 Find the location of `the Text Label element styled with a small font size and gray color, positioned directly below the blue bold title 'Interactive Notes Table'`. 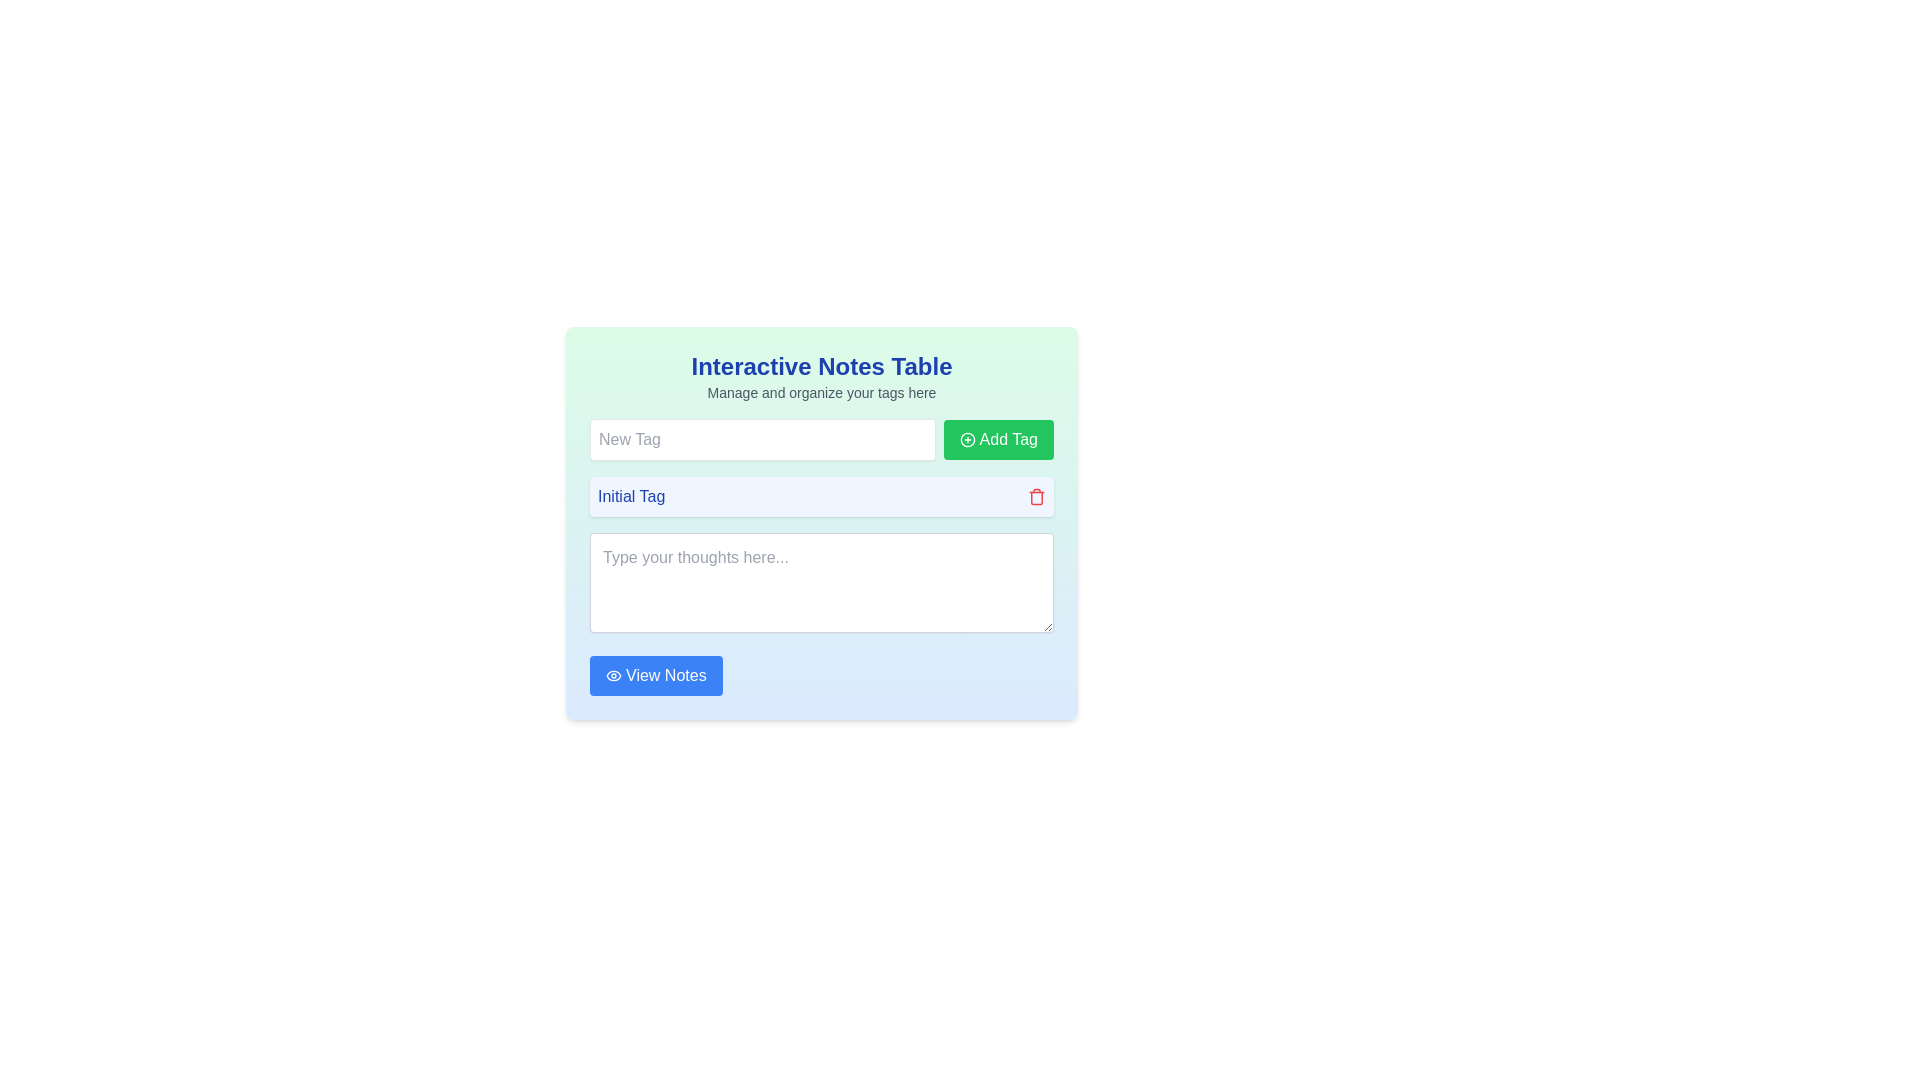

the Text Label element styled with a small font size and gray color, positioned directly below the blue bold title 'Interactive Notes Table' is located at coordinates (821, 393).